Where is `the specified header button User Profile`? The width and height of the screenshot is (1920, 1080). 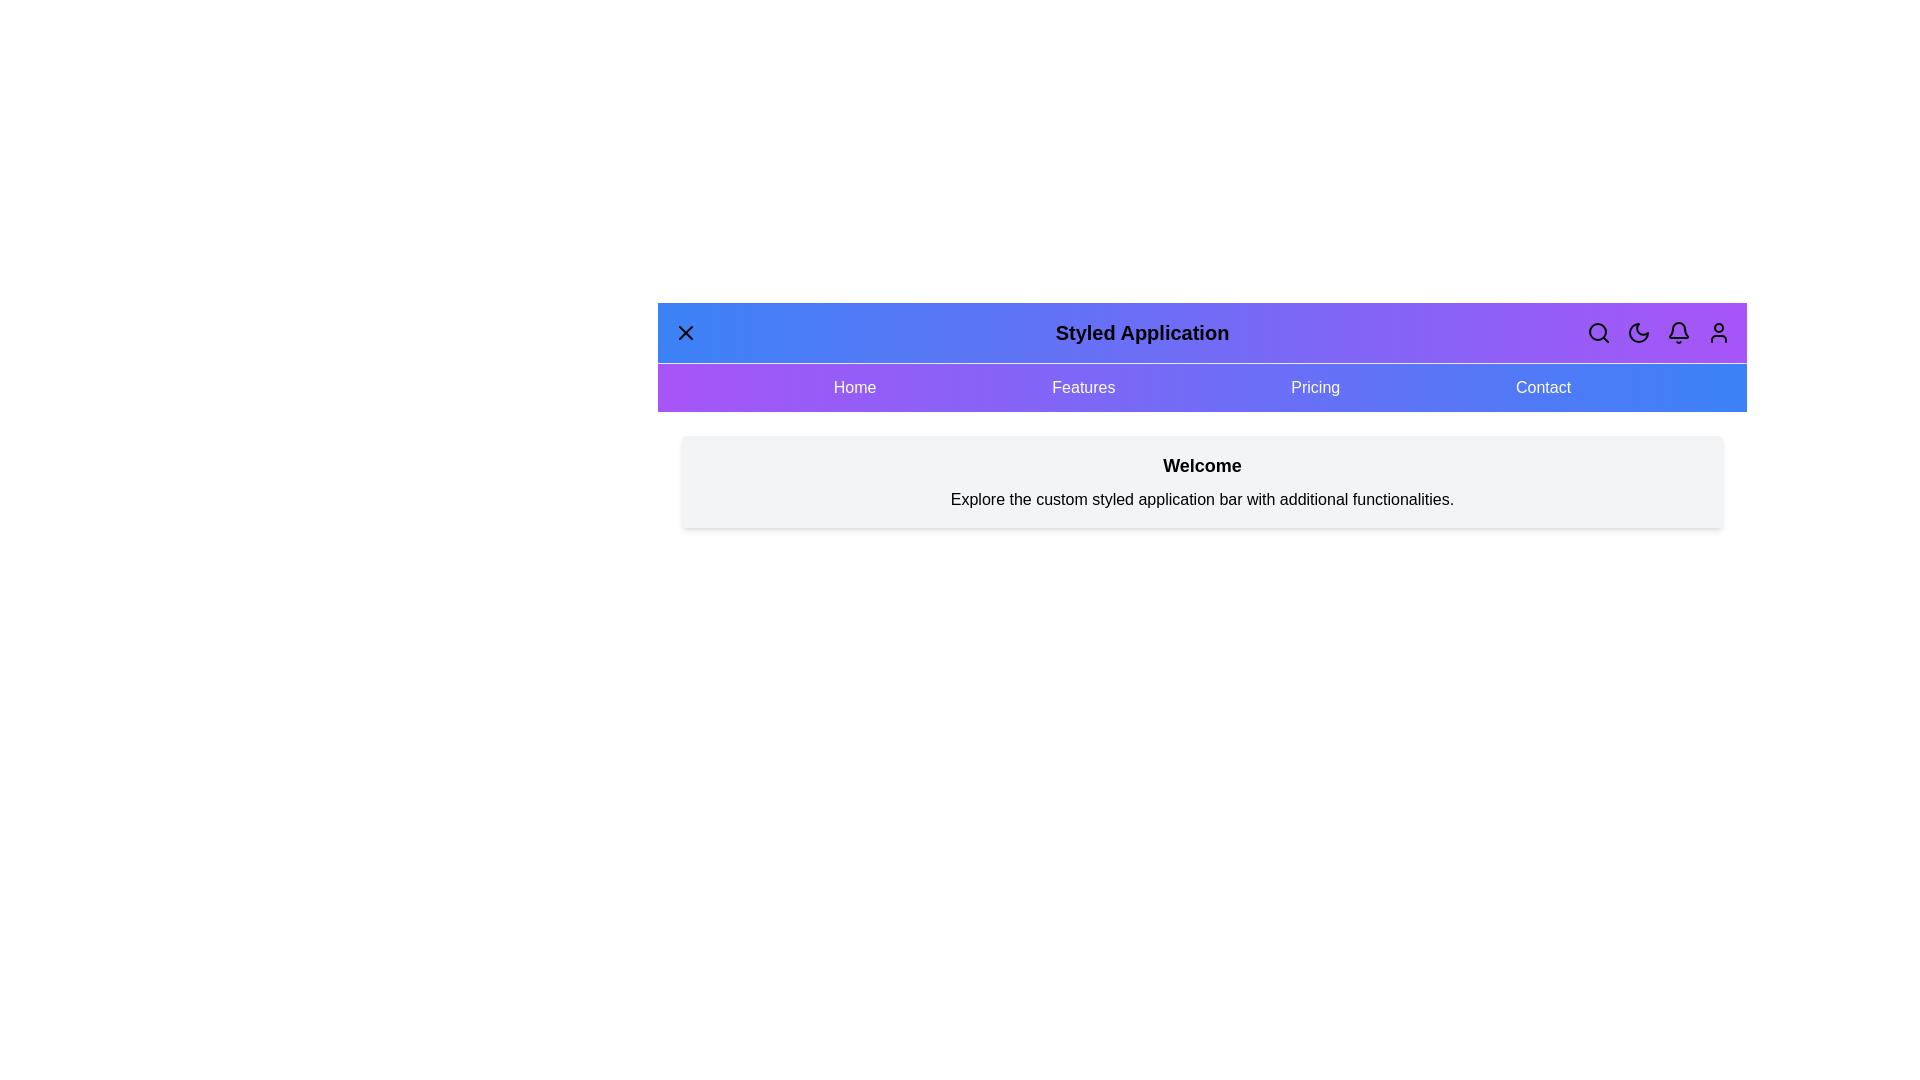 the specified header button User Profile is located at coordinates (1717, 331).